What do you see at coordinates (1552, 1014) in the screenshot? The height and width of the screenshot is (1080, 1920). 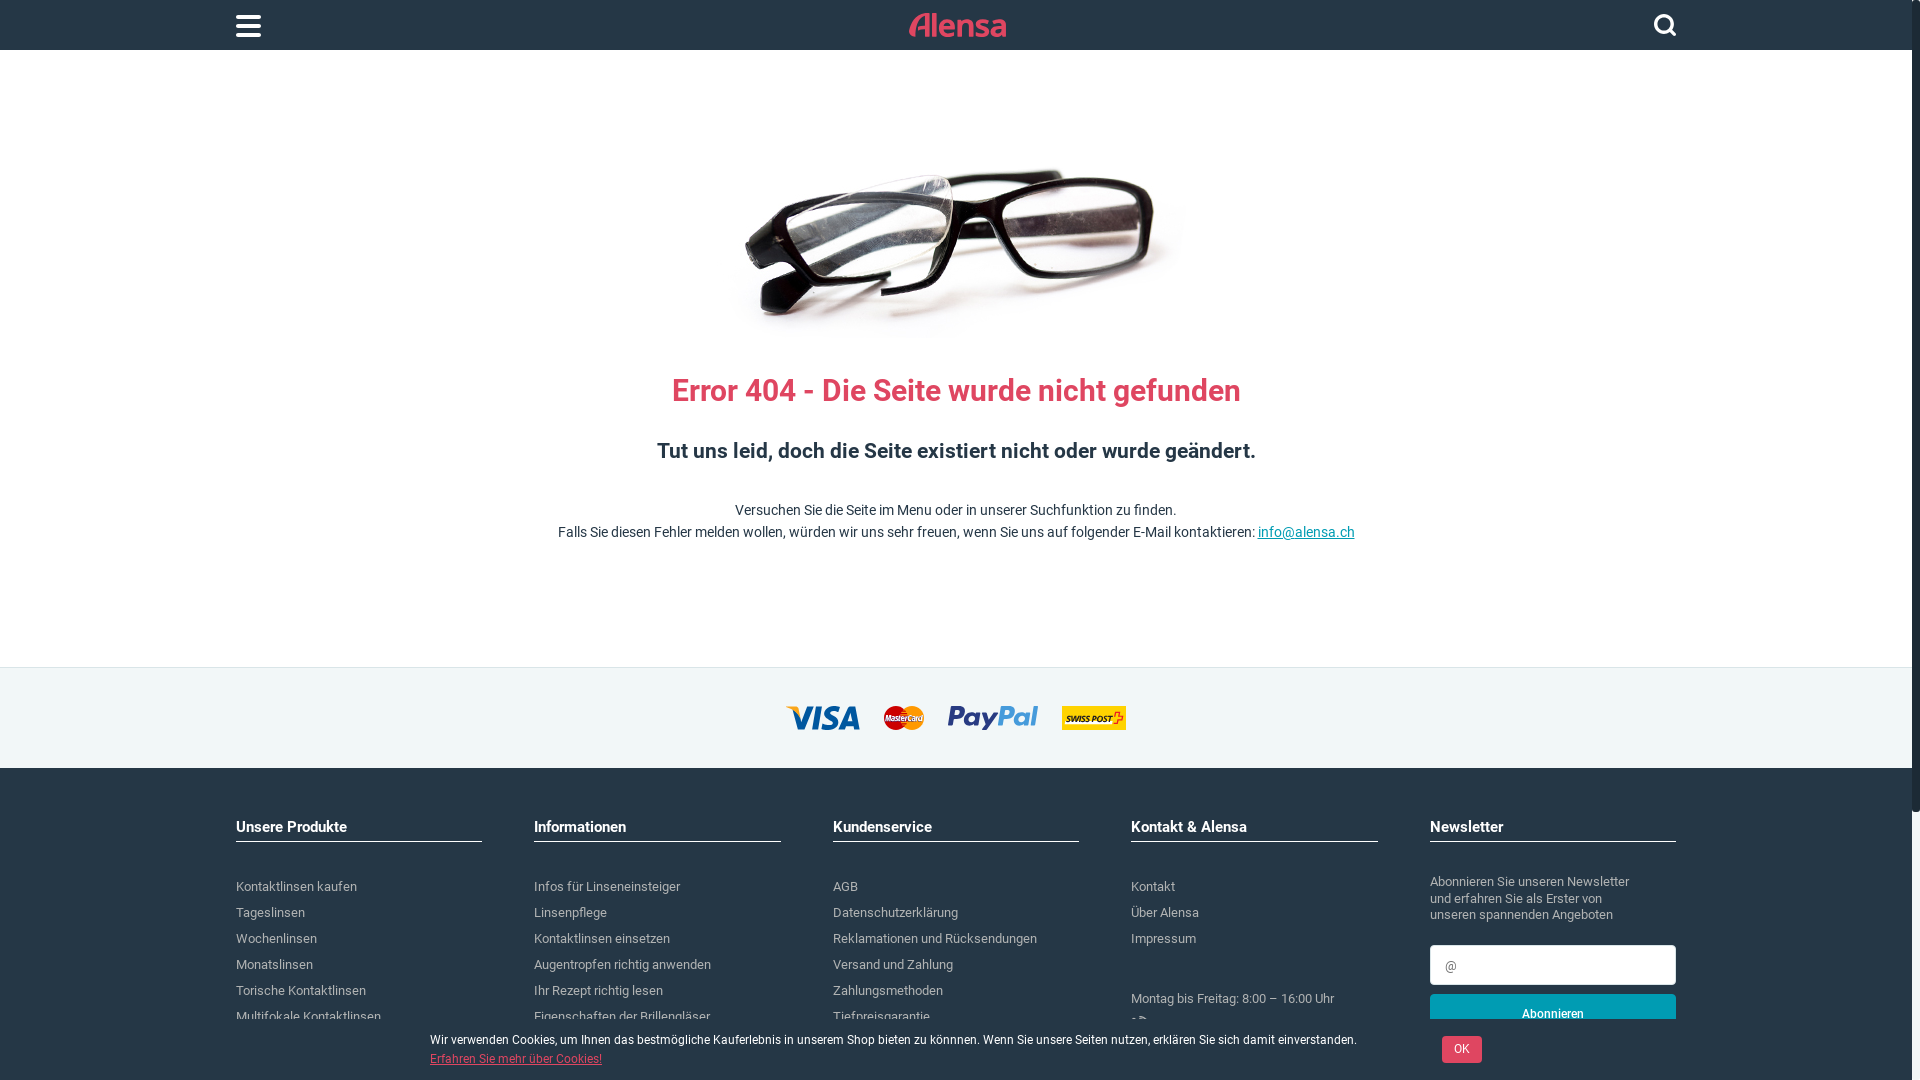 I see `'Abonnieren'` at bounding box center [1552, 1014].